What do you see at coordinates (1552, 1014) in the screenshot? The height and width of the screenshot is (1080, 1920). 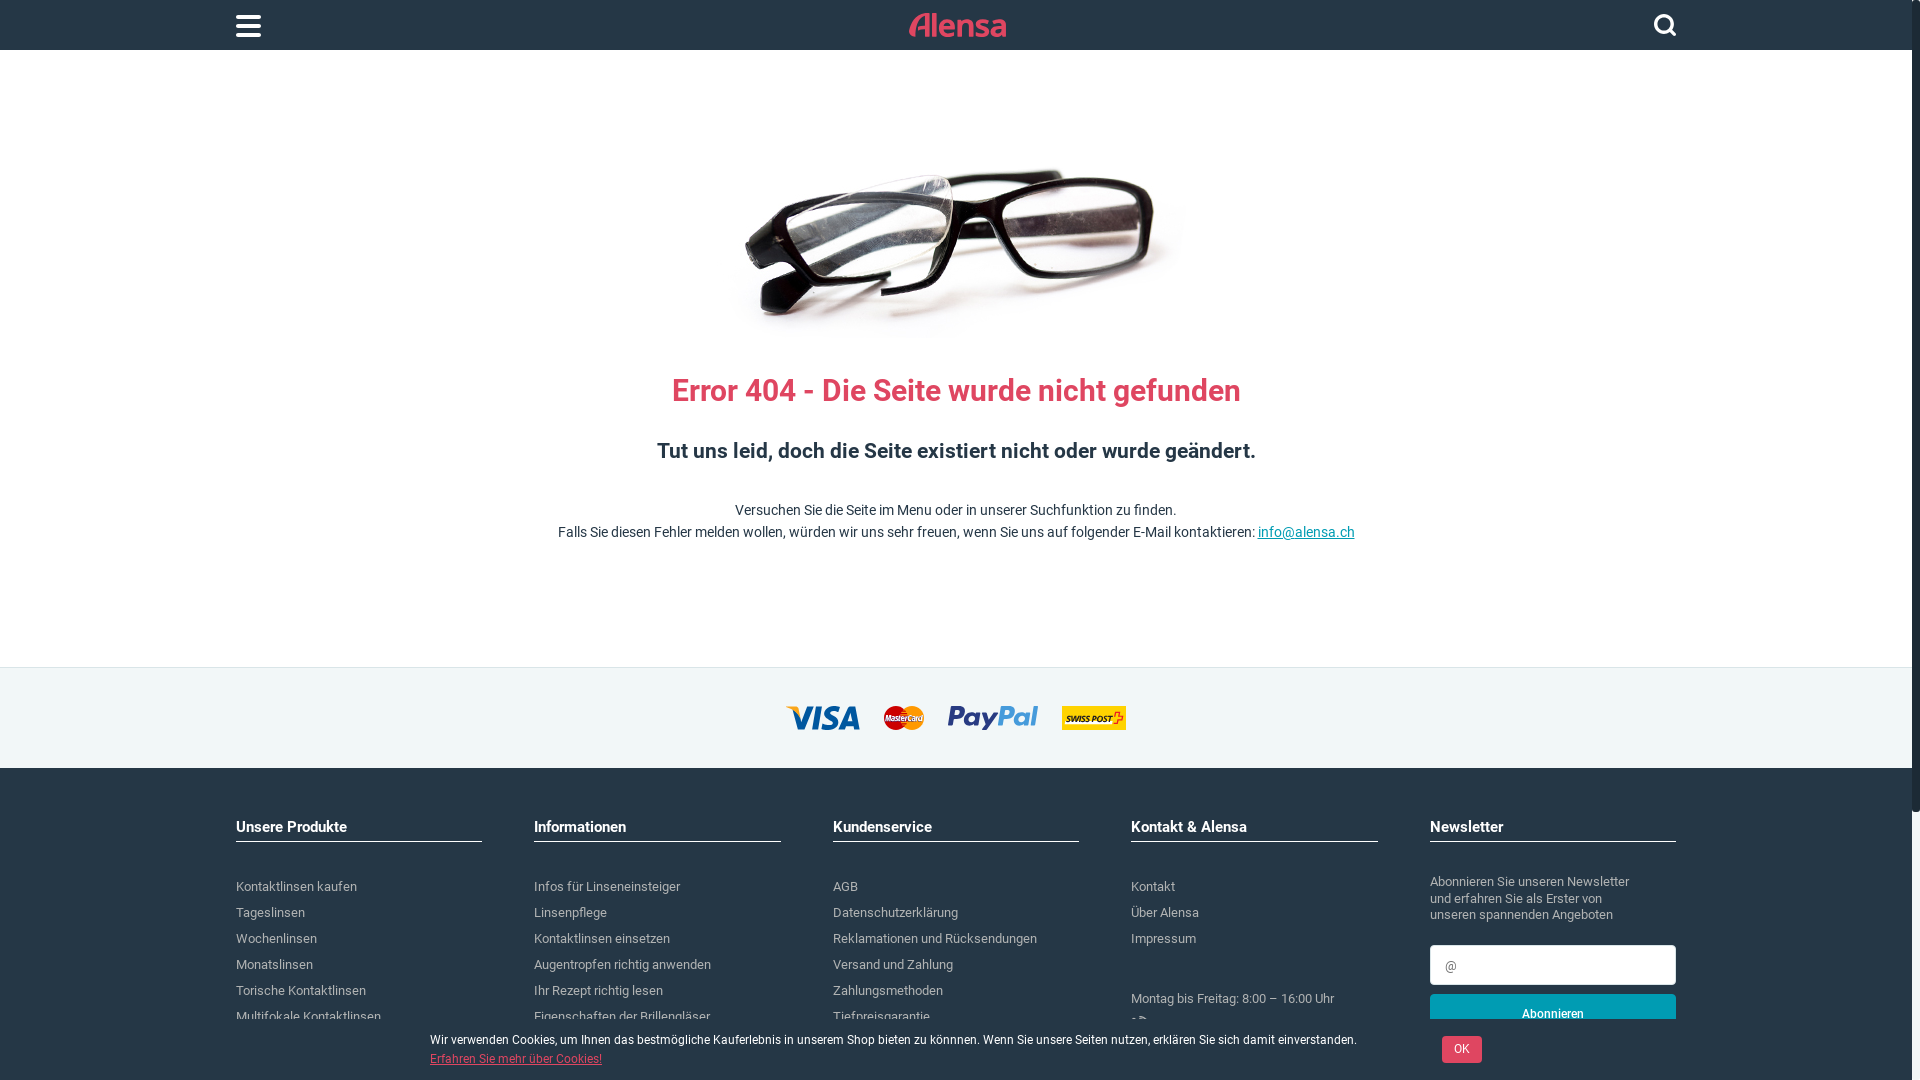 I see `'Abonnieren'` at bounding box center [1552, 1014].